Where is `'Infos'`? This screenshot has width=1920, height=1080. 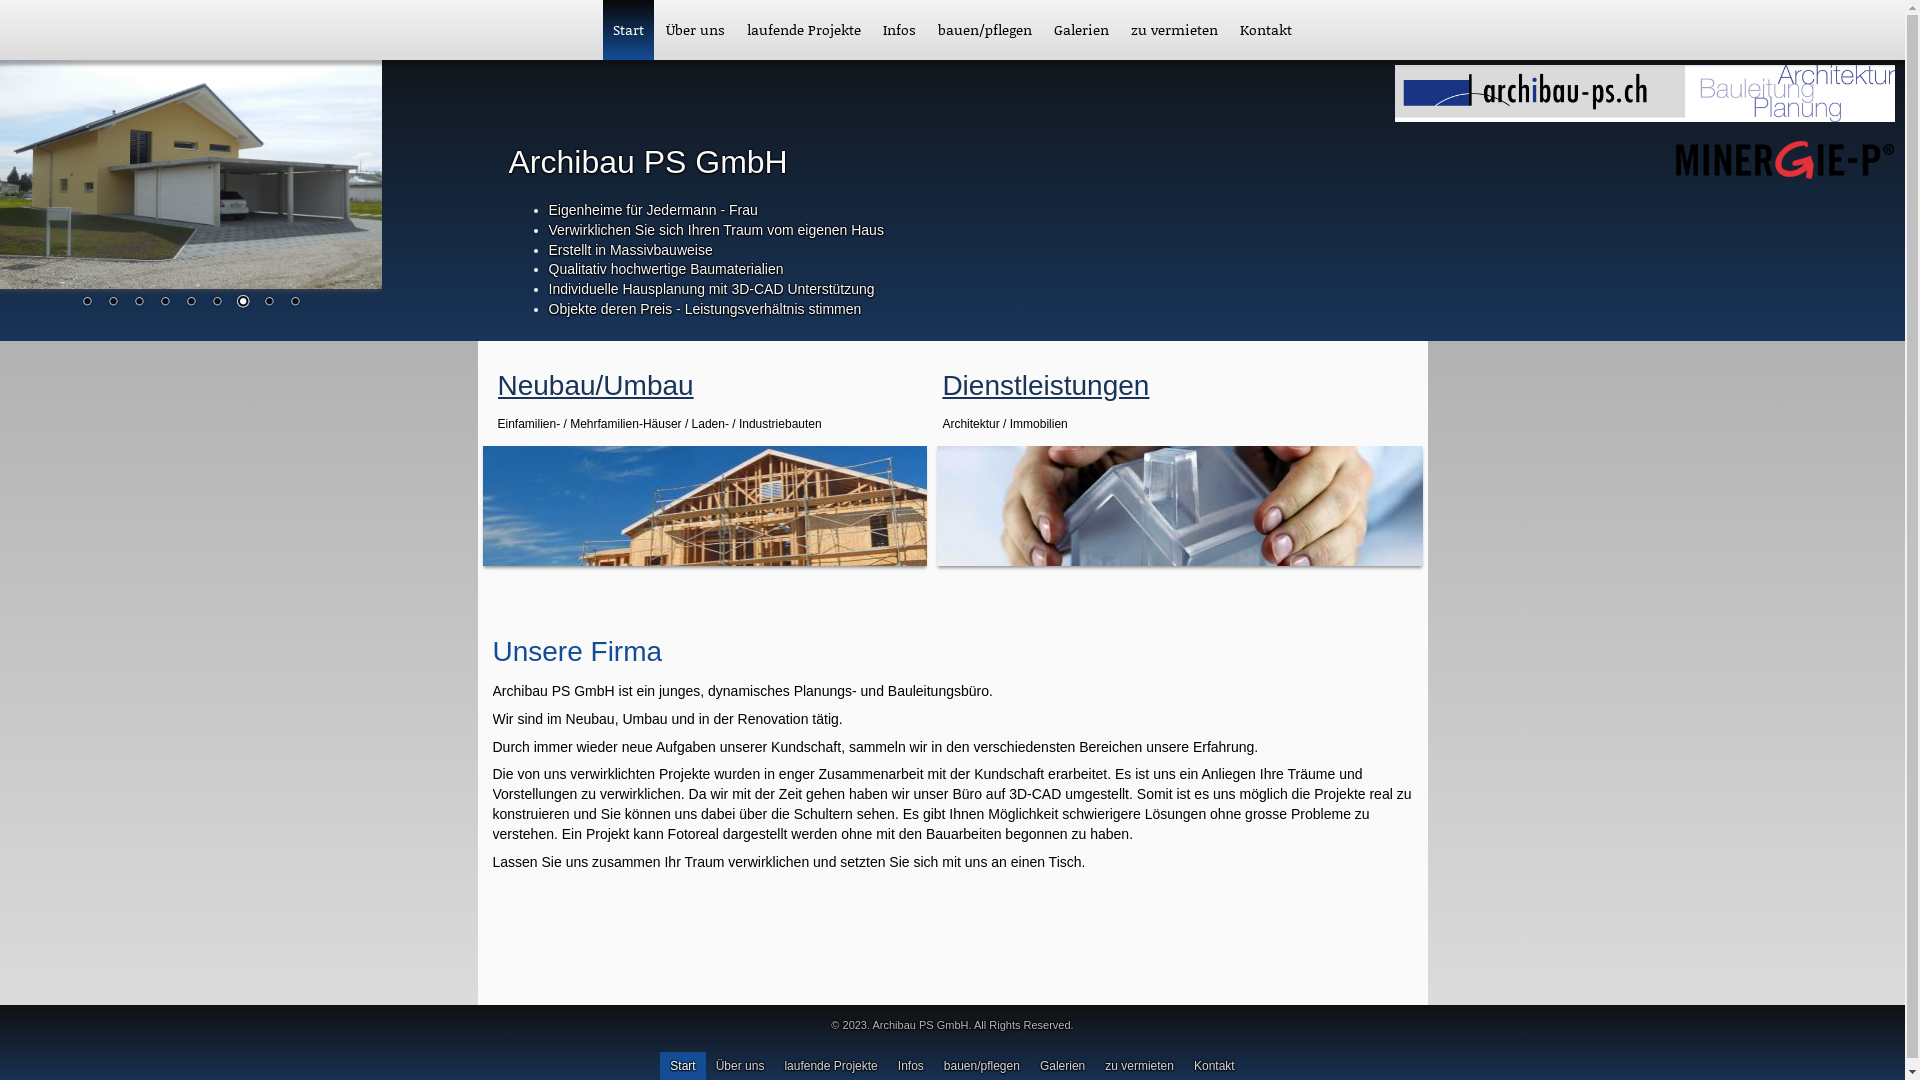
'Infos' is located at coordinates (898, 30).